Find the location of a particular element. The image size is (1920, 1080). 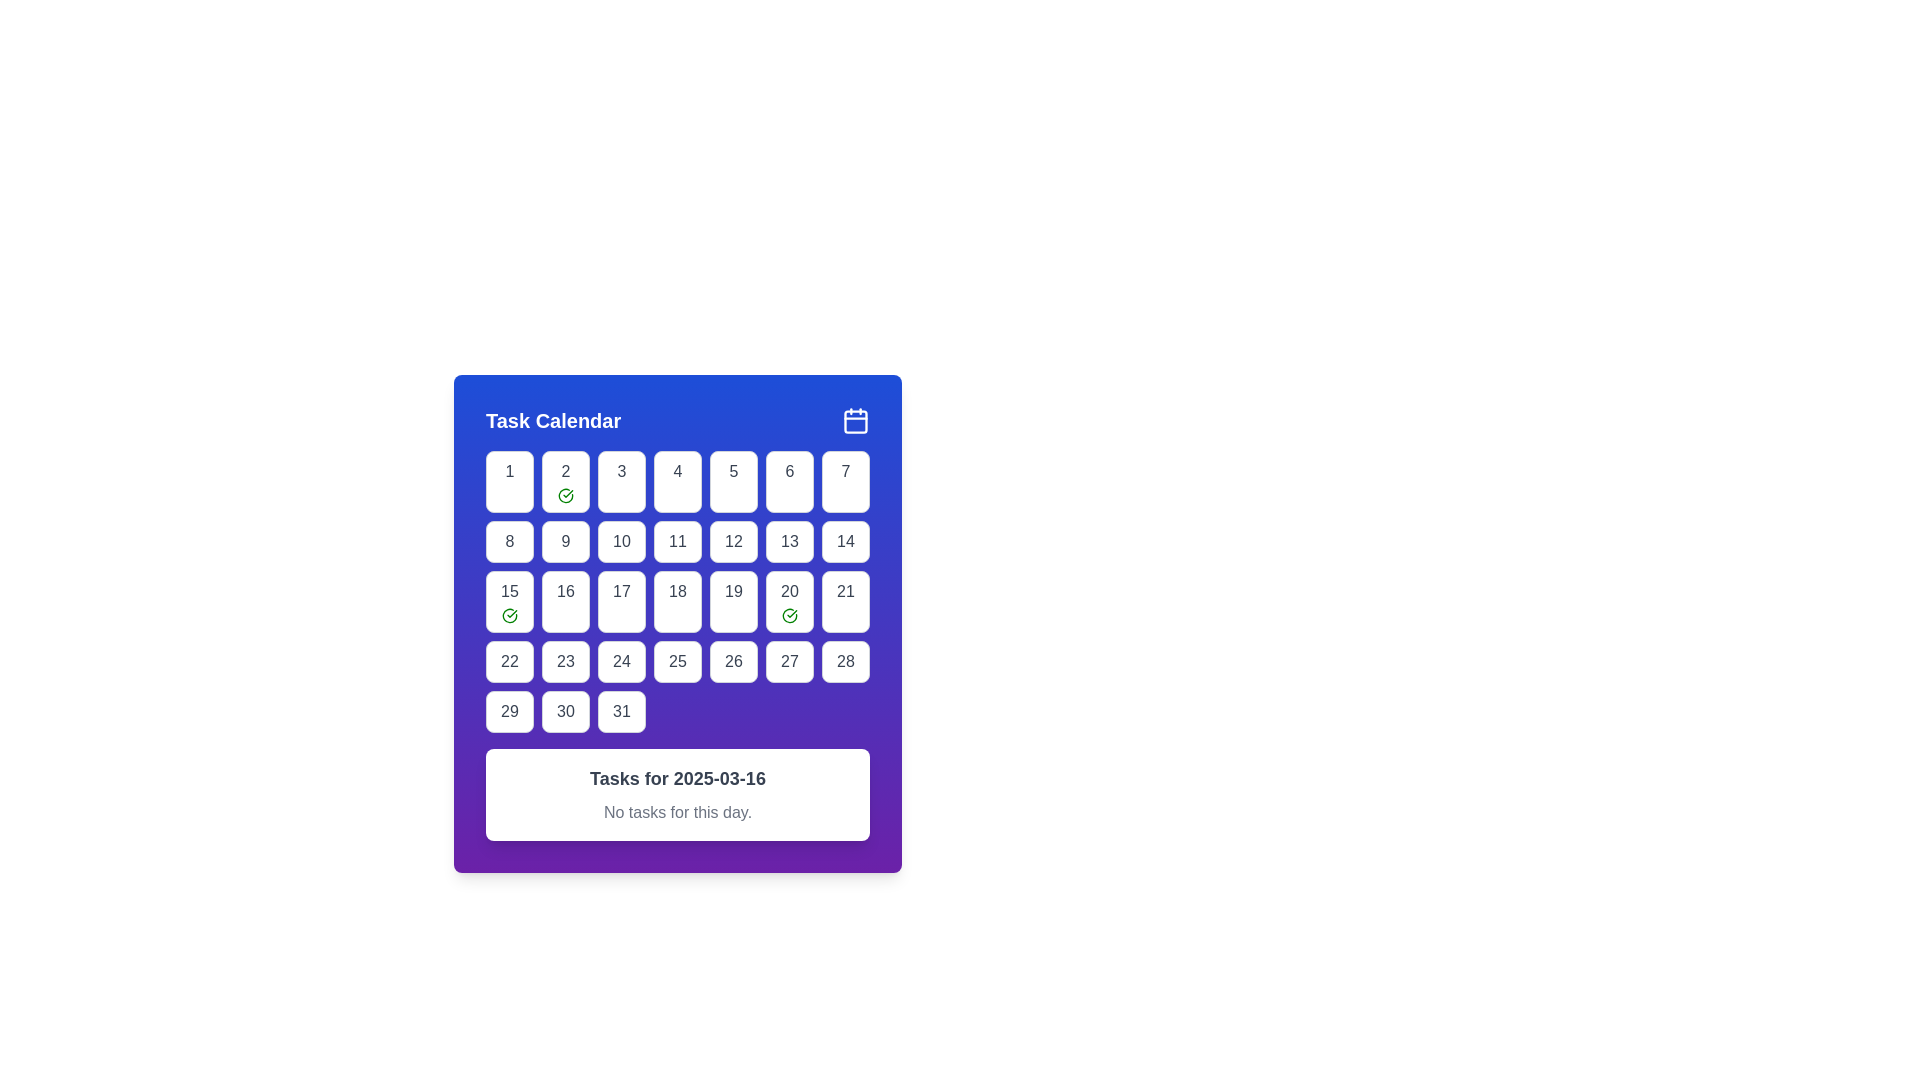

the calendar icon located at the top right corner of the blue header is located at coordinates (855, 420).